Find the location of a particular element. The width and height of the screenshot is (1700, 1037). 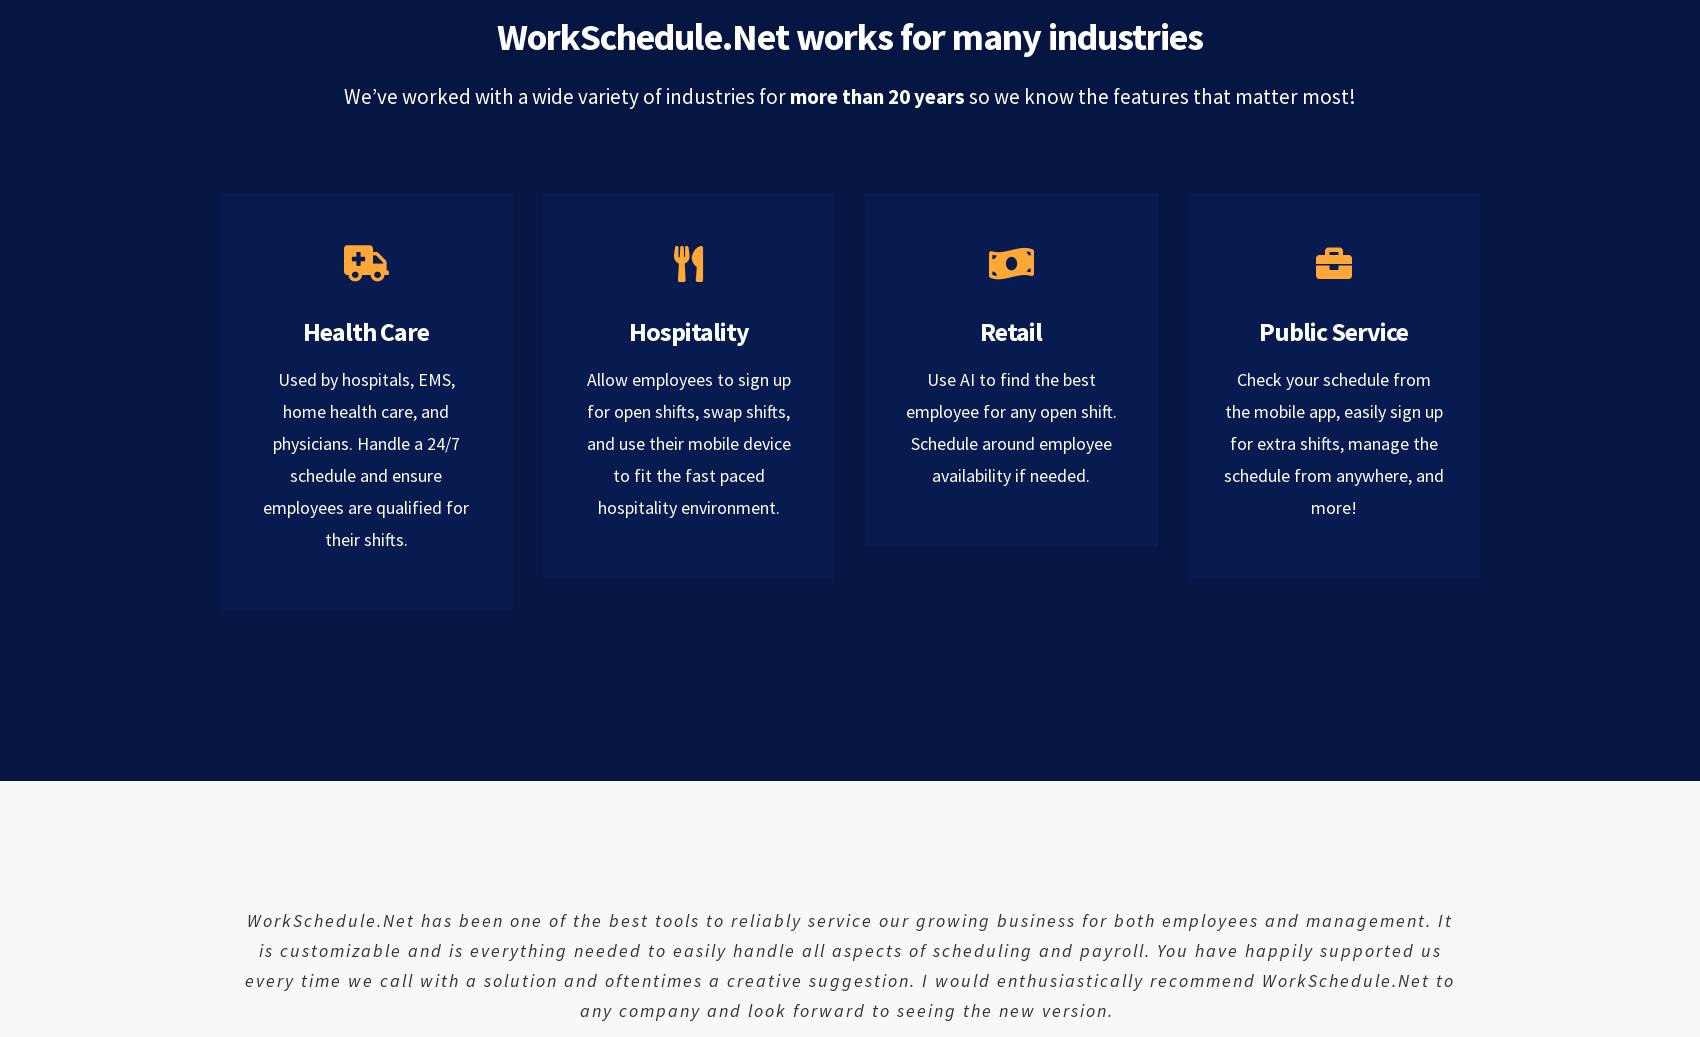

'has been one of the best tools to reliably service our growing business for both employees and management. It is customizable and' is located at coordinates (855, 934).